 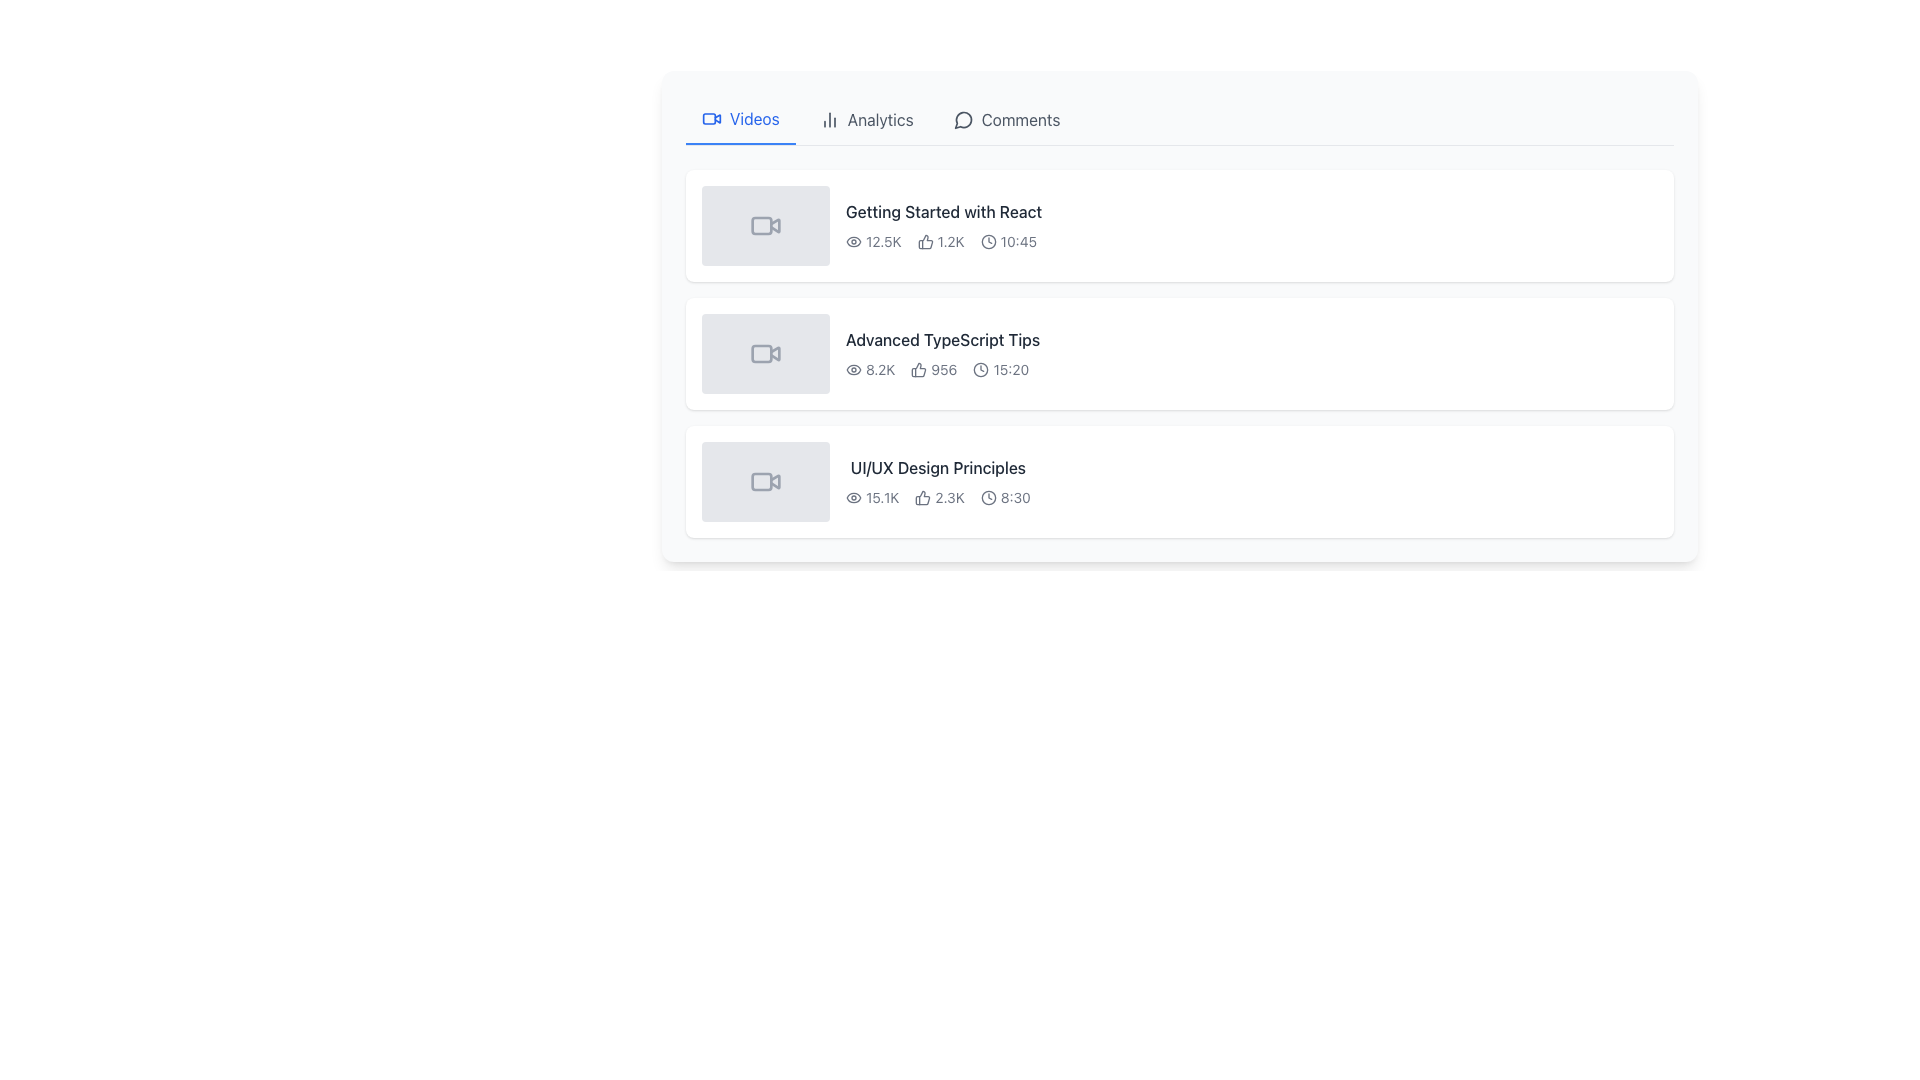 What do you see at coordinates (963, 120) in the screenshot?
I see `the SVG Icon representing the 'Comments' tab in the navigation bar, which visually identifies this section of the interface` at bounding box center [963, 120].